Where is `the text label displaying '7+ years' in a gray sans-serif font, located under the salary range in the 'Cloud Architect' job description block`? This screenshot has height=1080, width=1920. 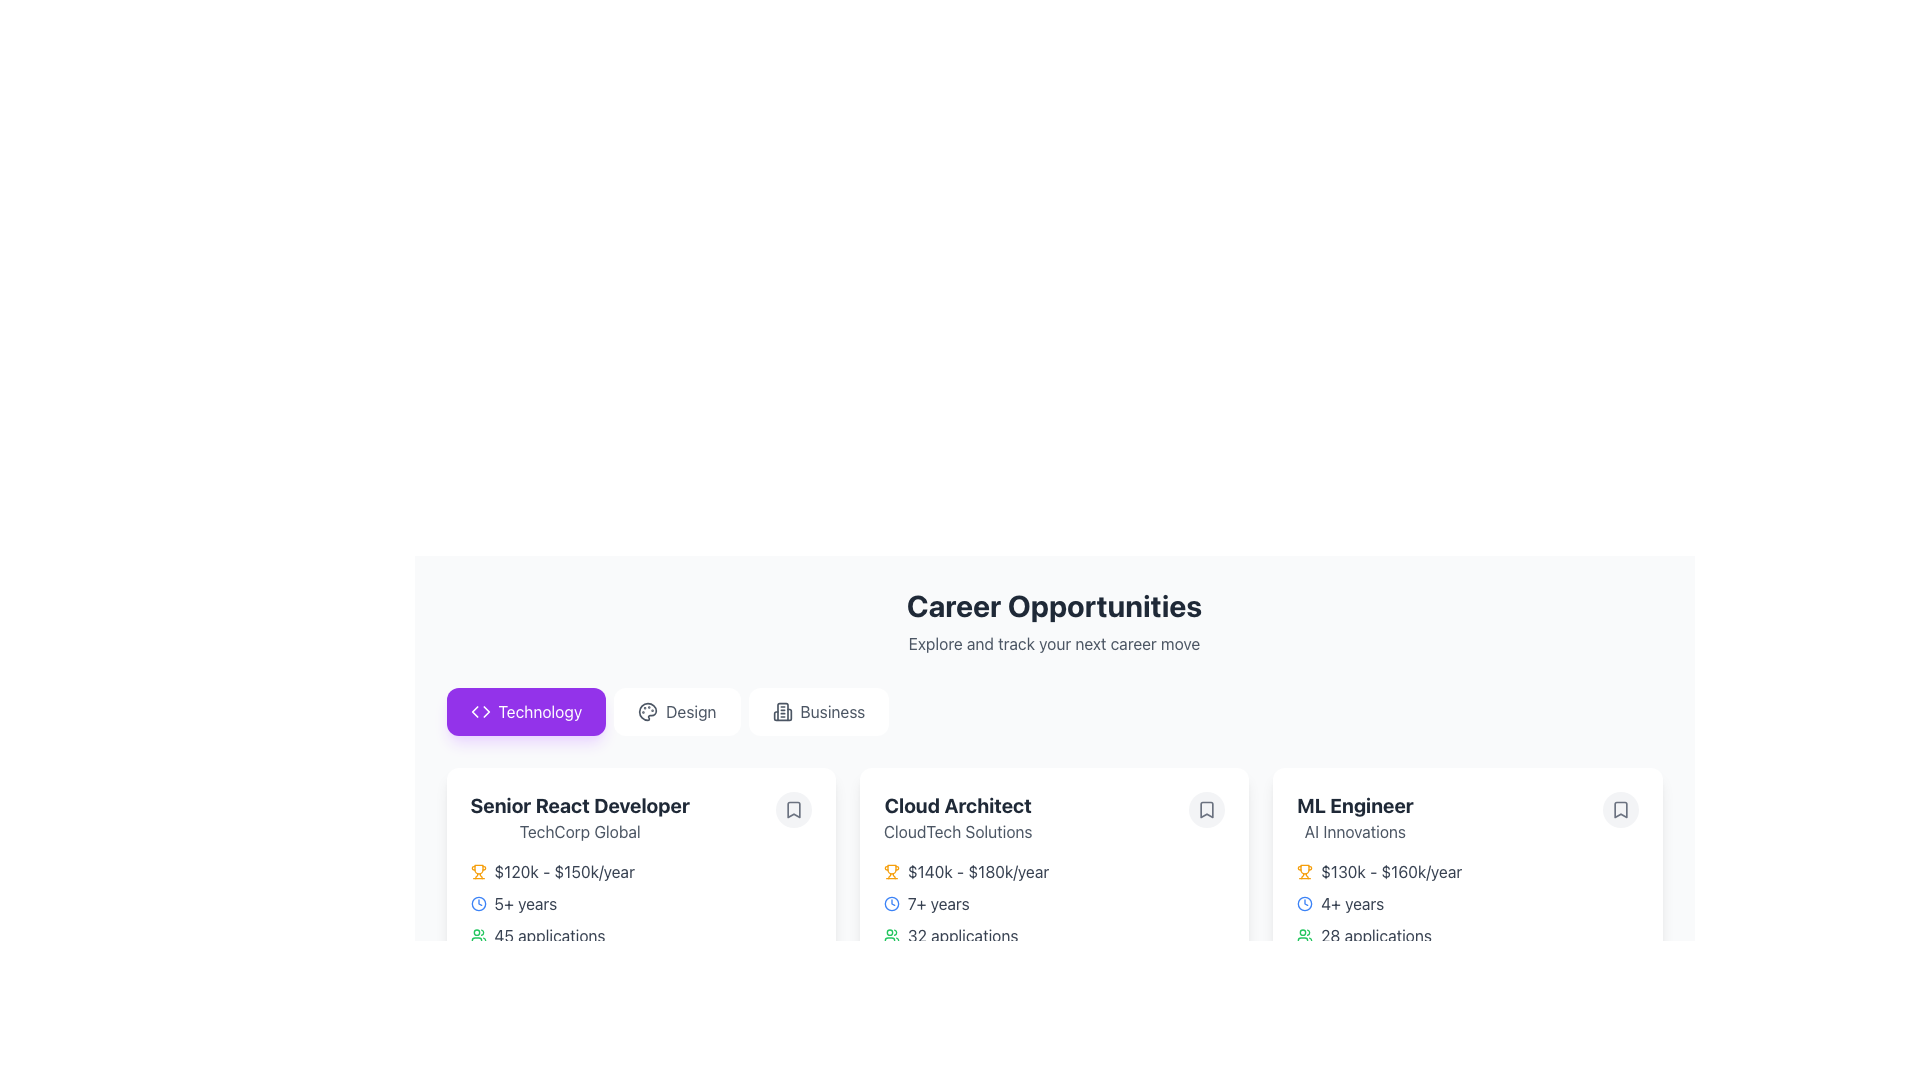
the text label displaying '7+ years' in a gray sans-serif font, located under the salary range in the 'Cloud Architect' job description block is located at coordinates (937, 903).